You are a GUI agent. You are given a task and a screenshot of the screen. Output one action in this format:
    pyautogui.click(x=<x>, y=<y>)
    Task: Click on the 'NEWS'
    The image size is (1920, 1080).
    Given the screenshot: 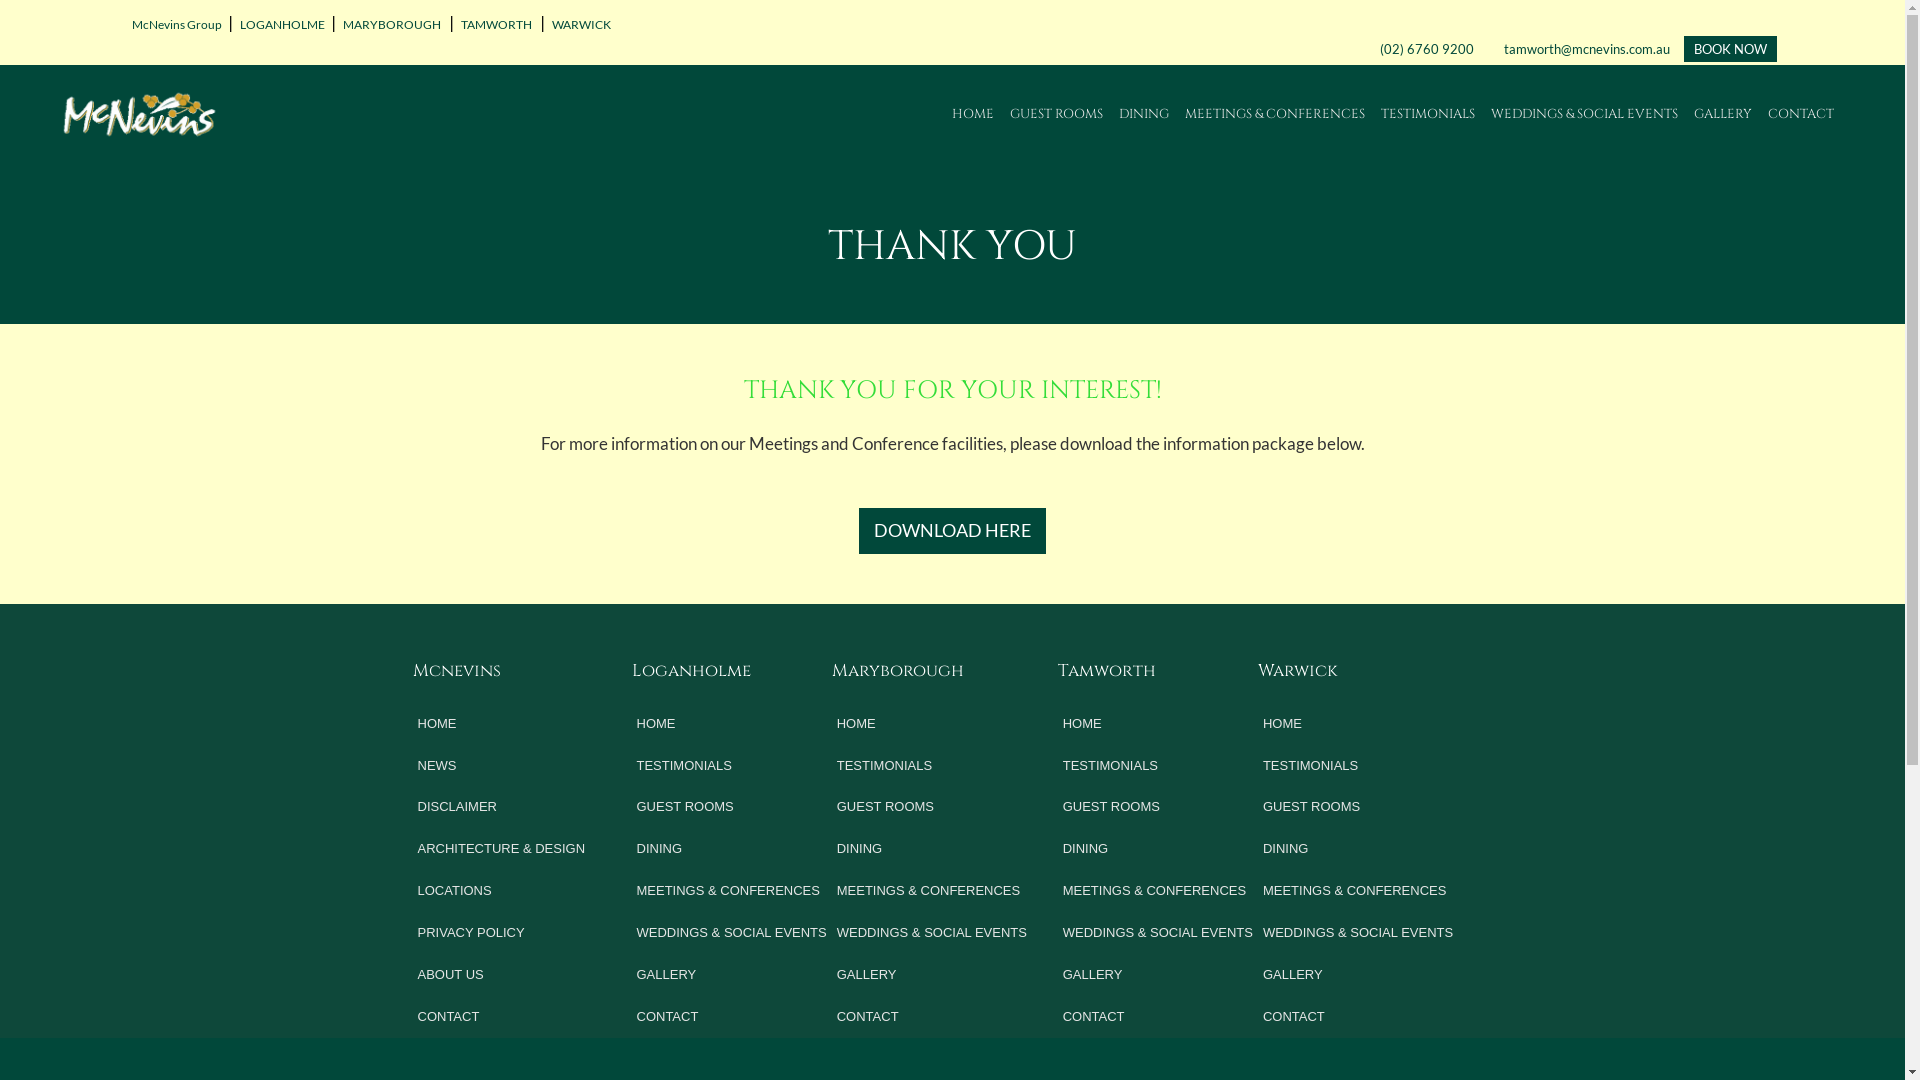 What is the action you would take?
    pyautogui.click(x=503, y=765)
    